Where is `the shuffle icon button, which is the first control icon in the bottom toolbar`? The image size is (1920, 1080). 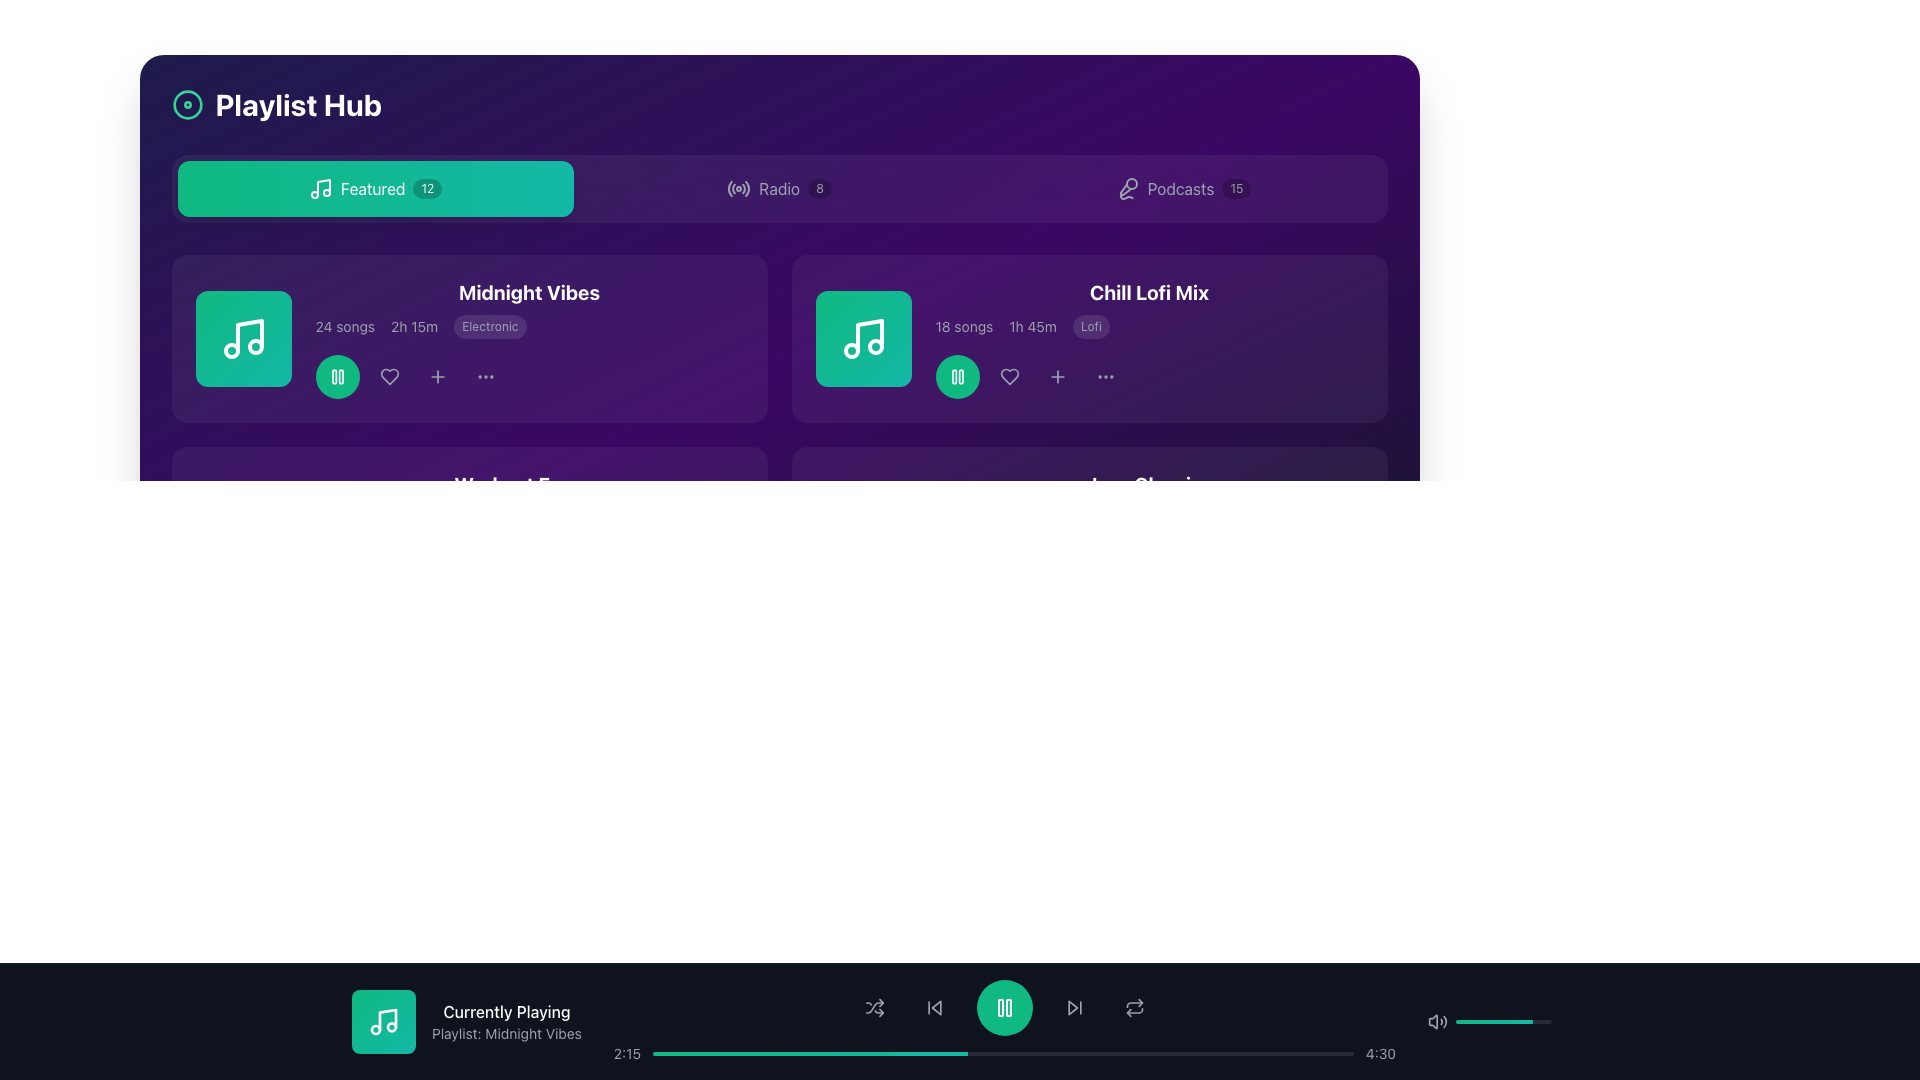 the shuffle icon button, which is the first control icon in the bottom toolbar is located at coordinates (874, 1007).